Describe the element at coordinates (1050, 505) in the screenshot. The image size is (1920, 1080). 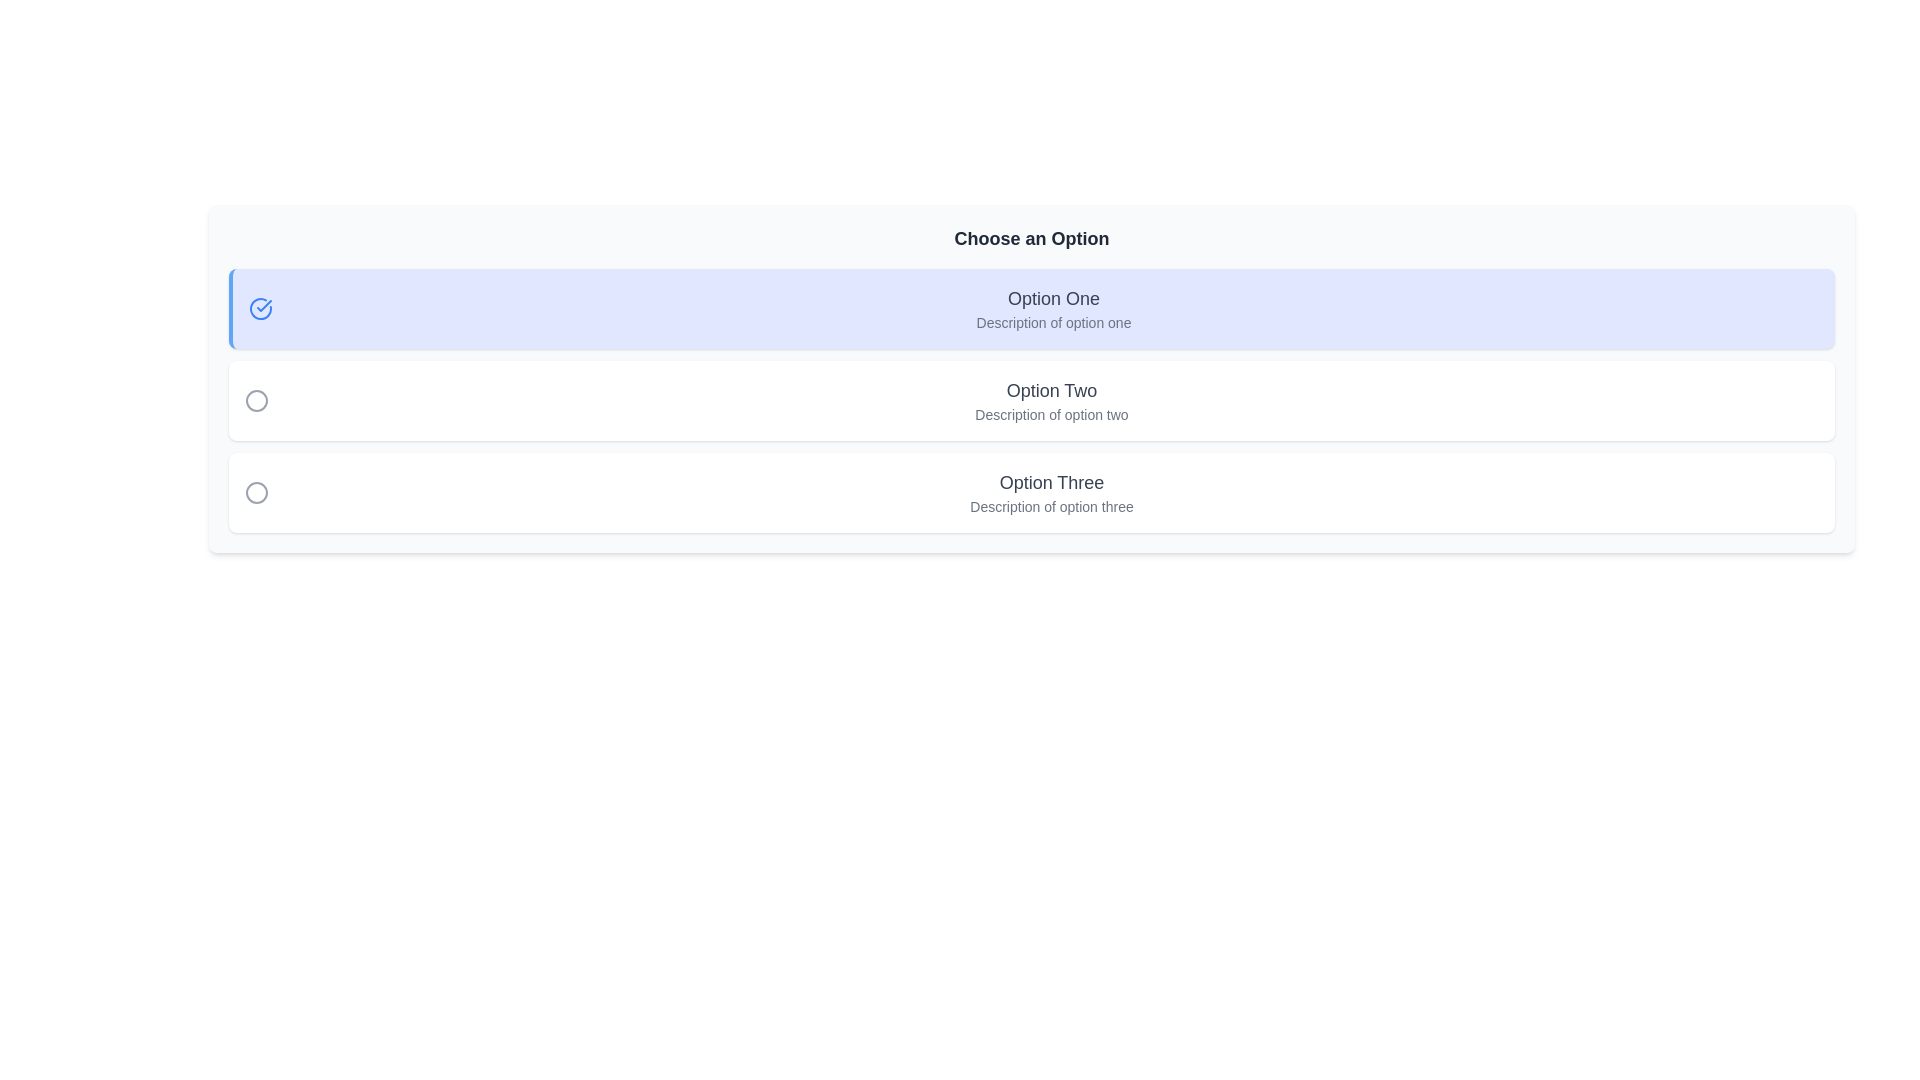
I see `the descriptive text 'Description of option three' which is located beneath 'Option Three' in a selection group` at that location.